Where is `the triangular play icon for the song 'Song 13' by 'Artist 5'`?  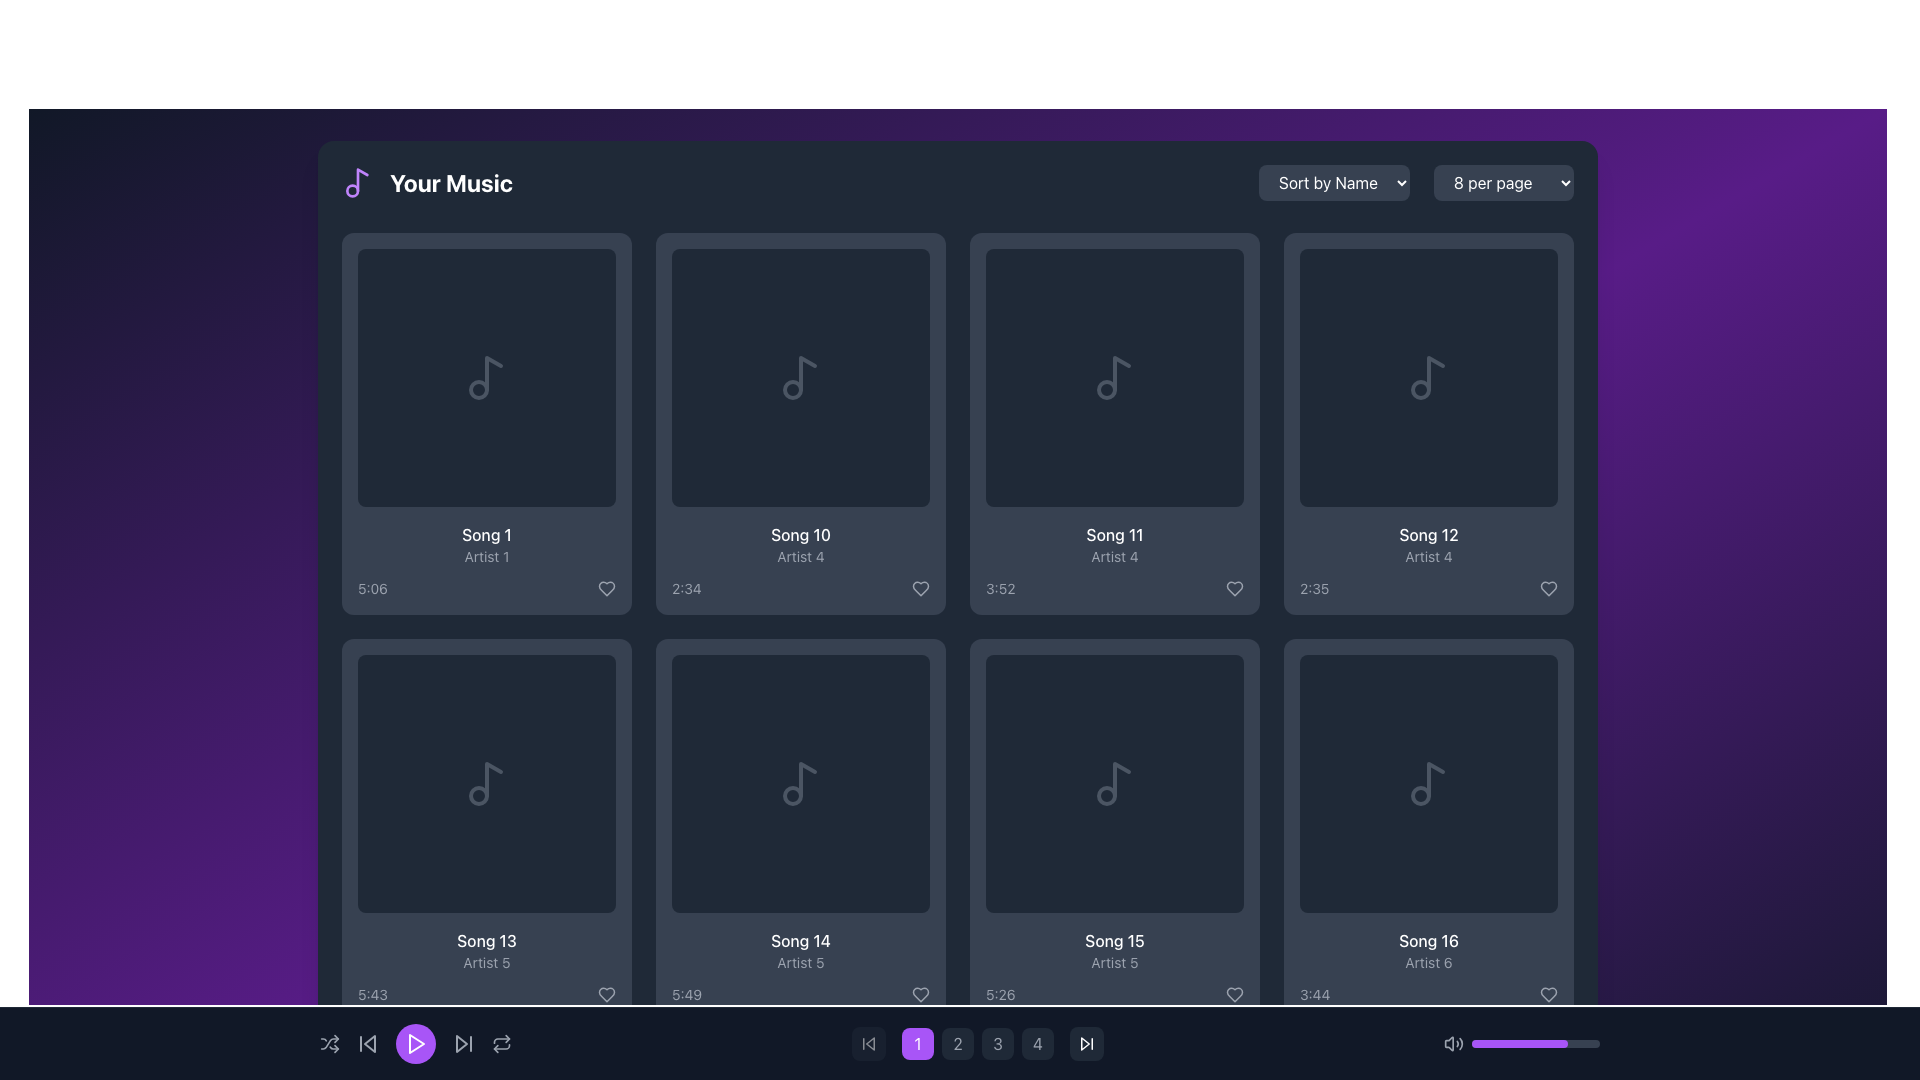 the triangular play icon for the song 'Song 13' by 'Artist 5' is located at coordinates (488, 782).